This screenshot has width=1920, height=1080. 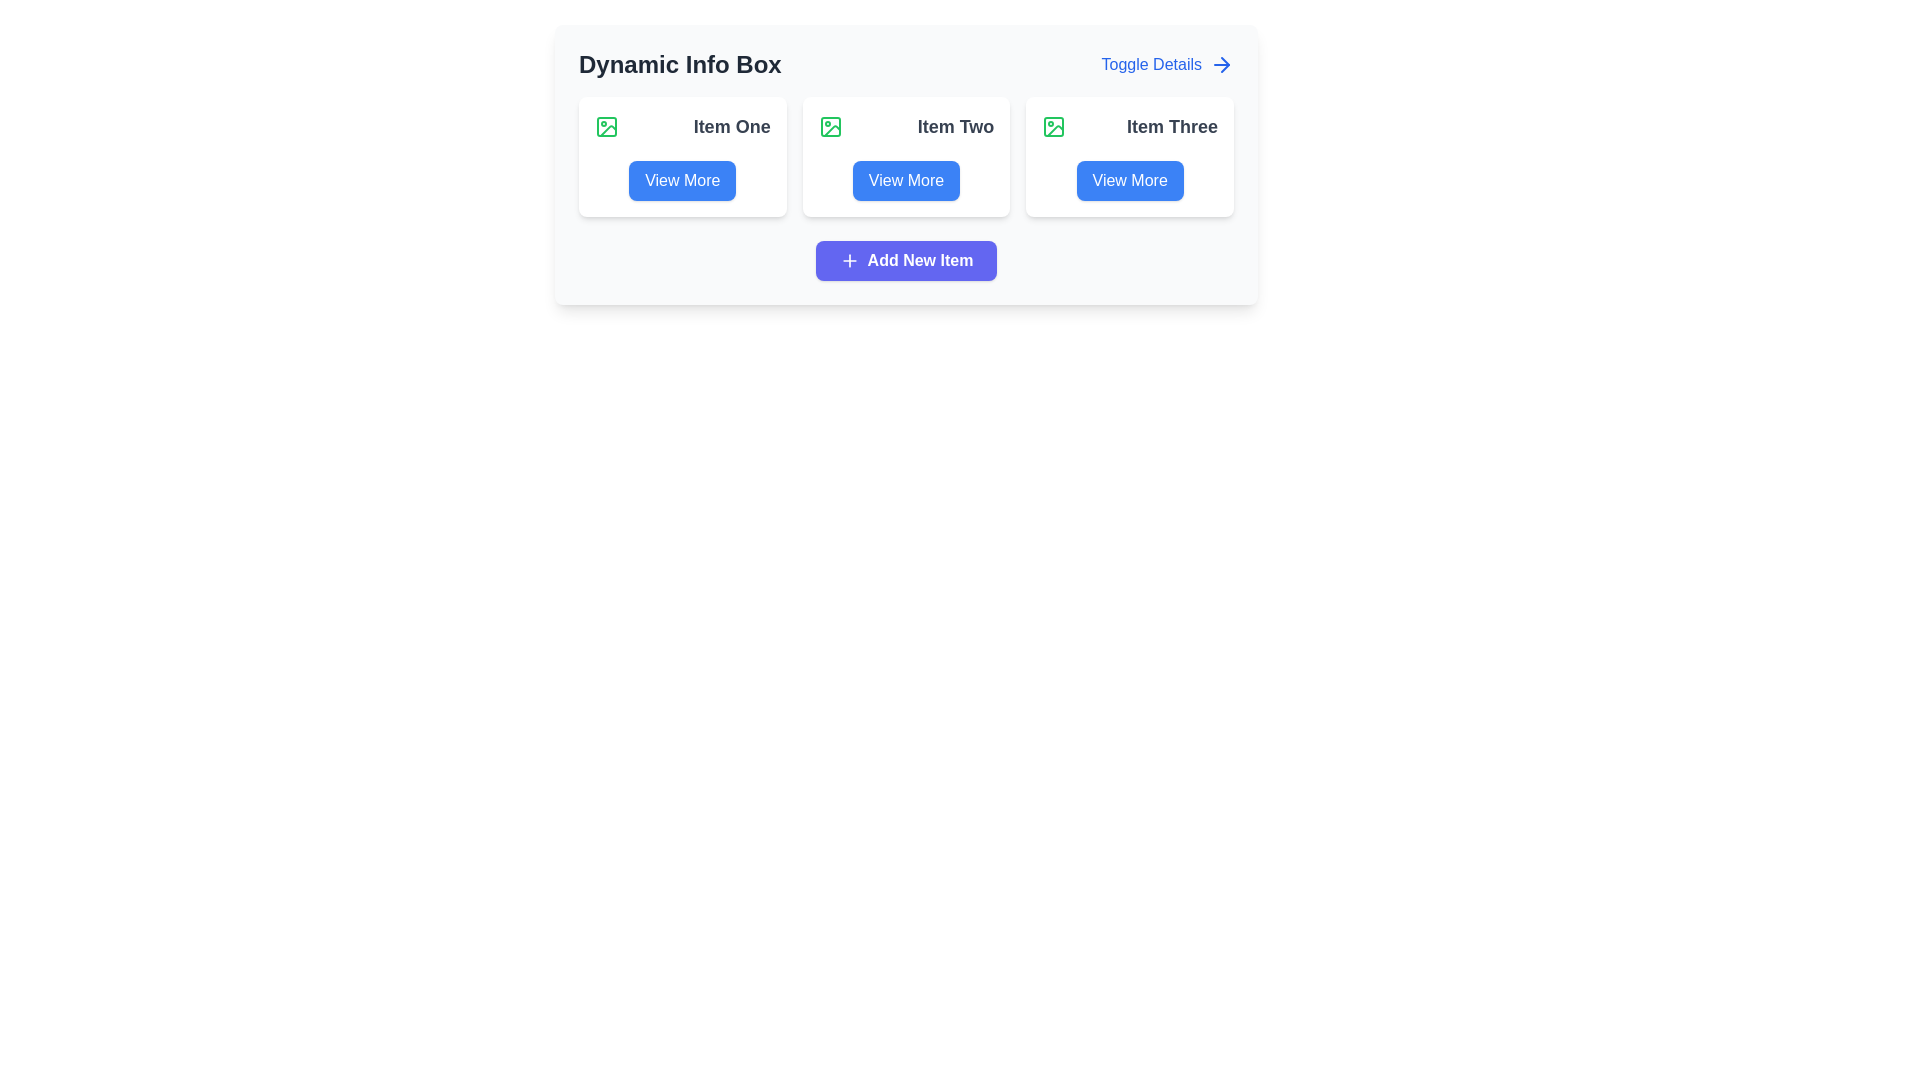 I want to click on the button located at the bottom of the 'Dynamic Info Box' component, centered beneath the grid layout containing 'Item One', 'Item Two', and 'Item Three', so click(x=905, y=260).